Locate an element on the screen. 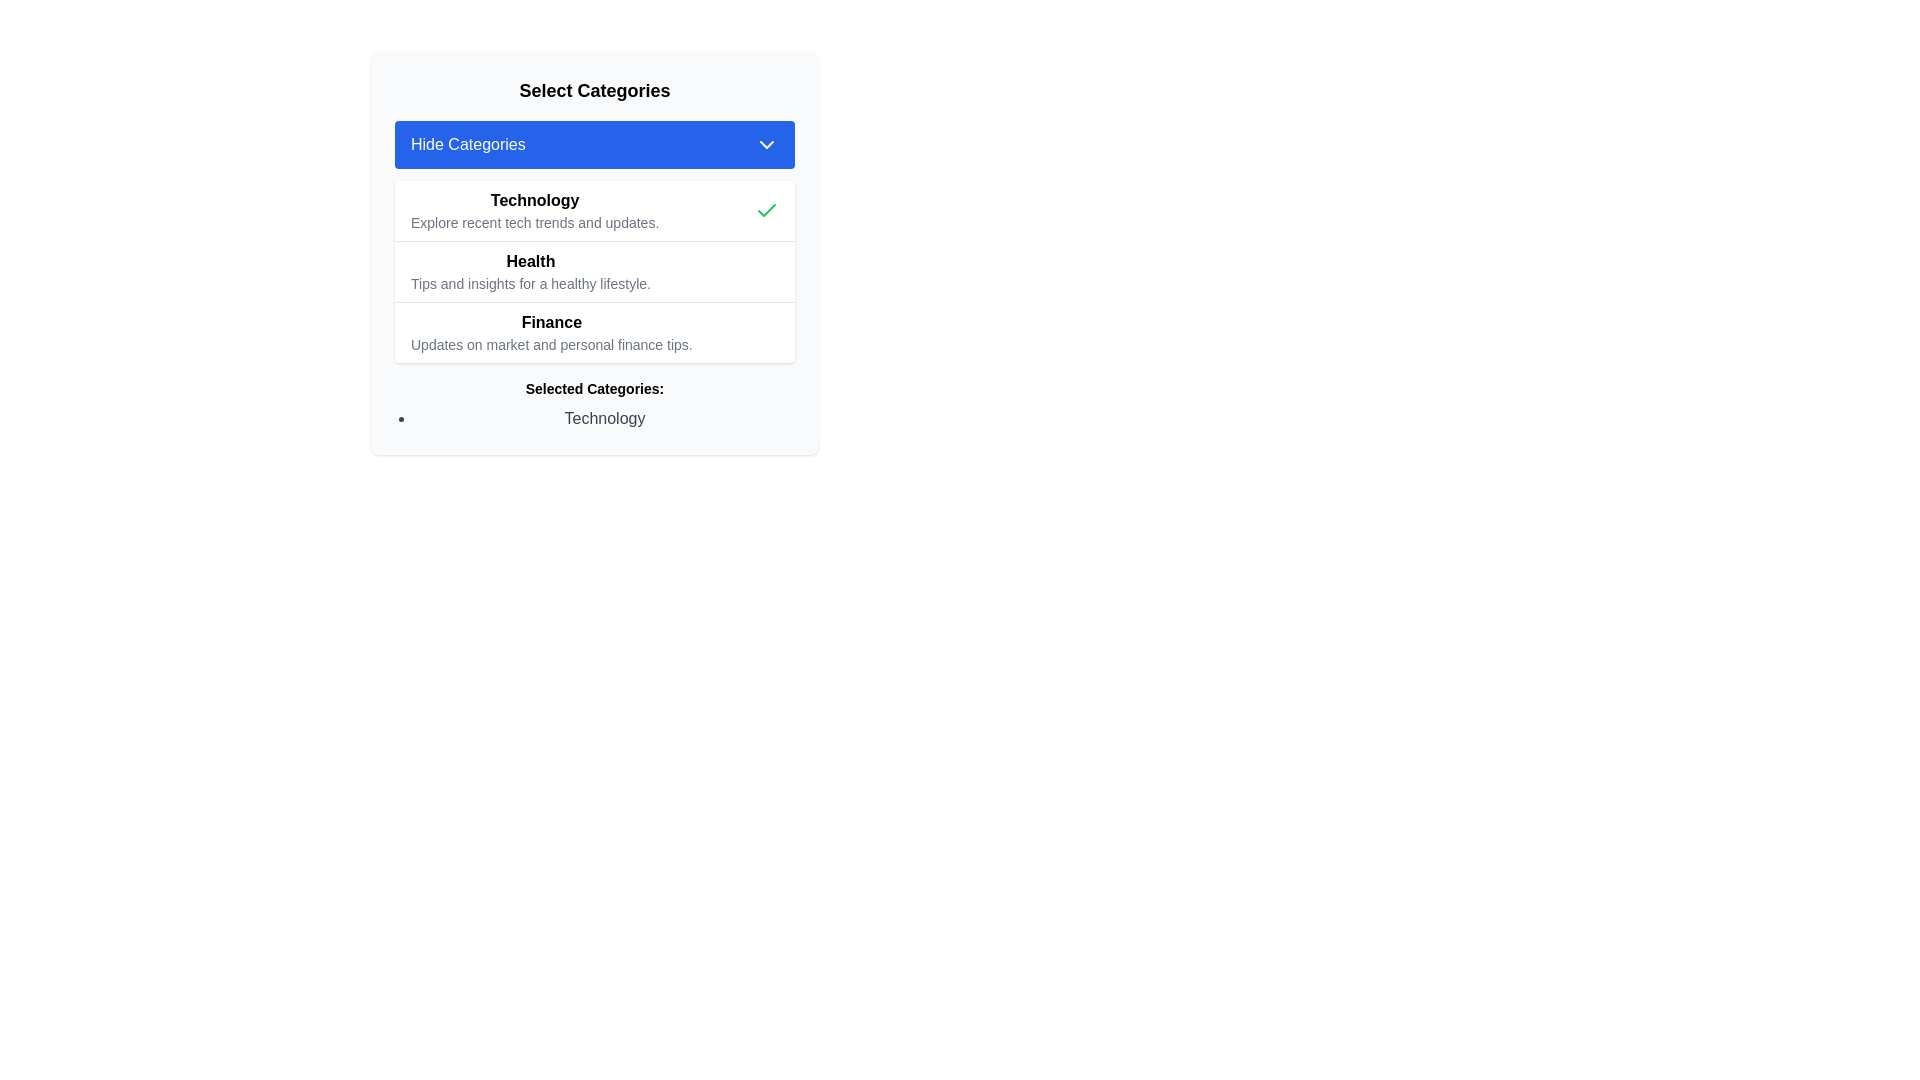  the 'Health' informational text element, which is the second item in the vertical list of categories is located at coordinates (530, 272).